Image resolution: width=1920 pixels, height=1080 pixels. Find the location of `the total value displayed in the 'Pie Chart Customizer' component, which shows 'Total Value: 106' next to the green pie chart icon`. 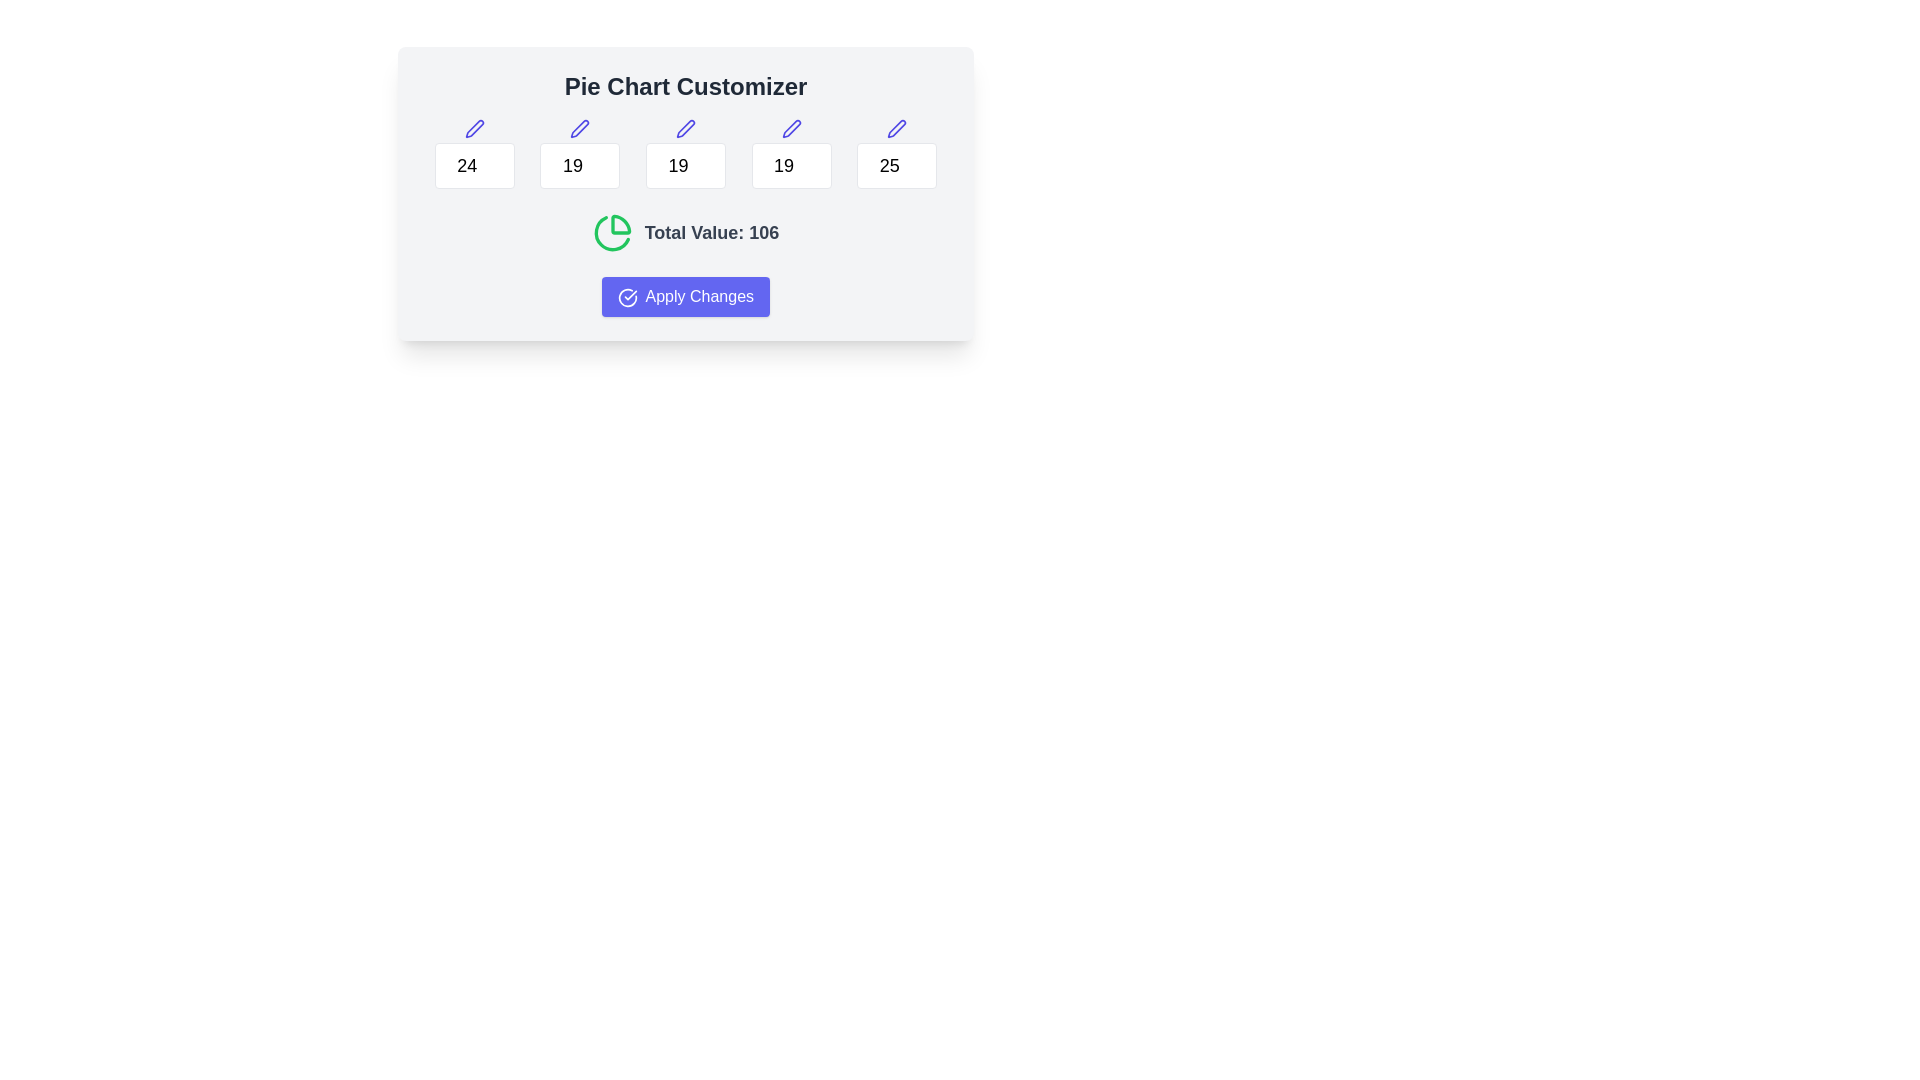

the total value displayed in the 'Pie Chart Customizer' component, which shows 'Total Value: 106' next to the green pie chart icon is located at coordinates (686, 193).